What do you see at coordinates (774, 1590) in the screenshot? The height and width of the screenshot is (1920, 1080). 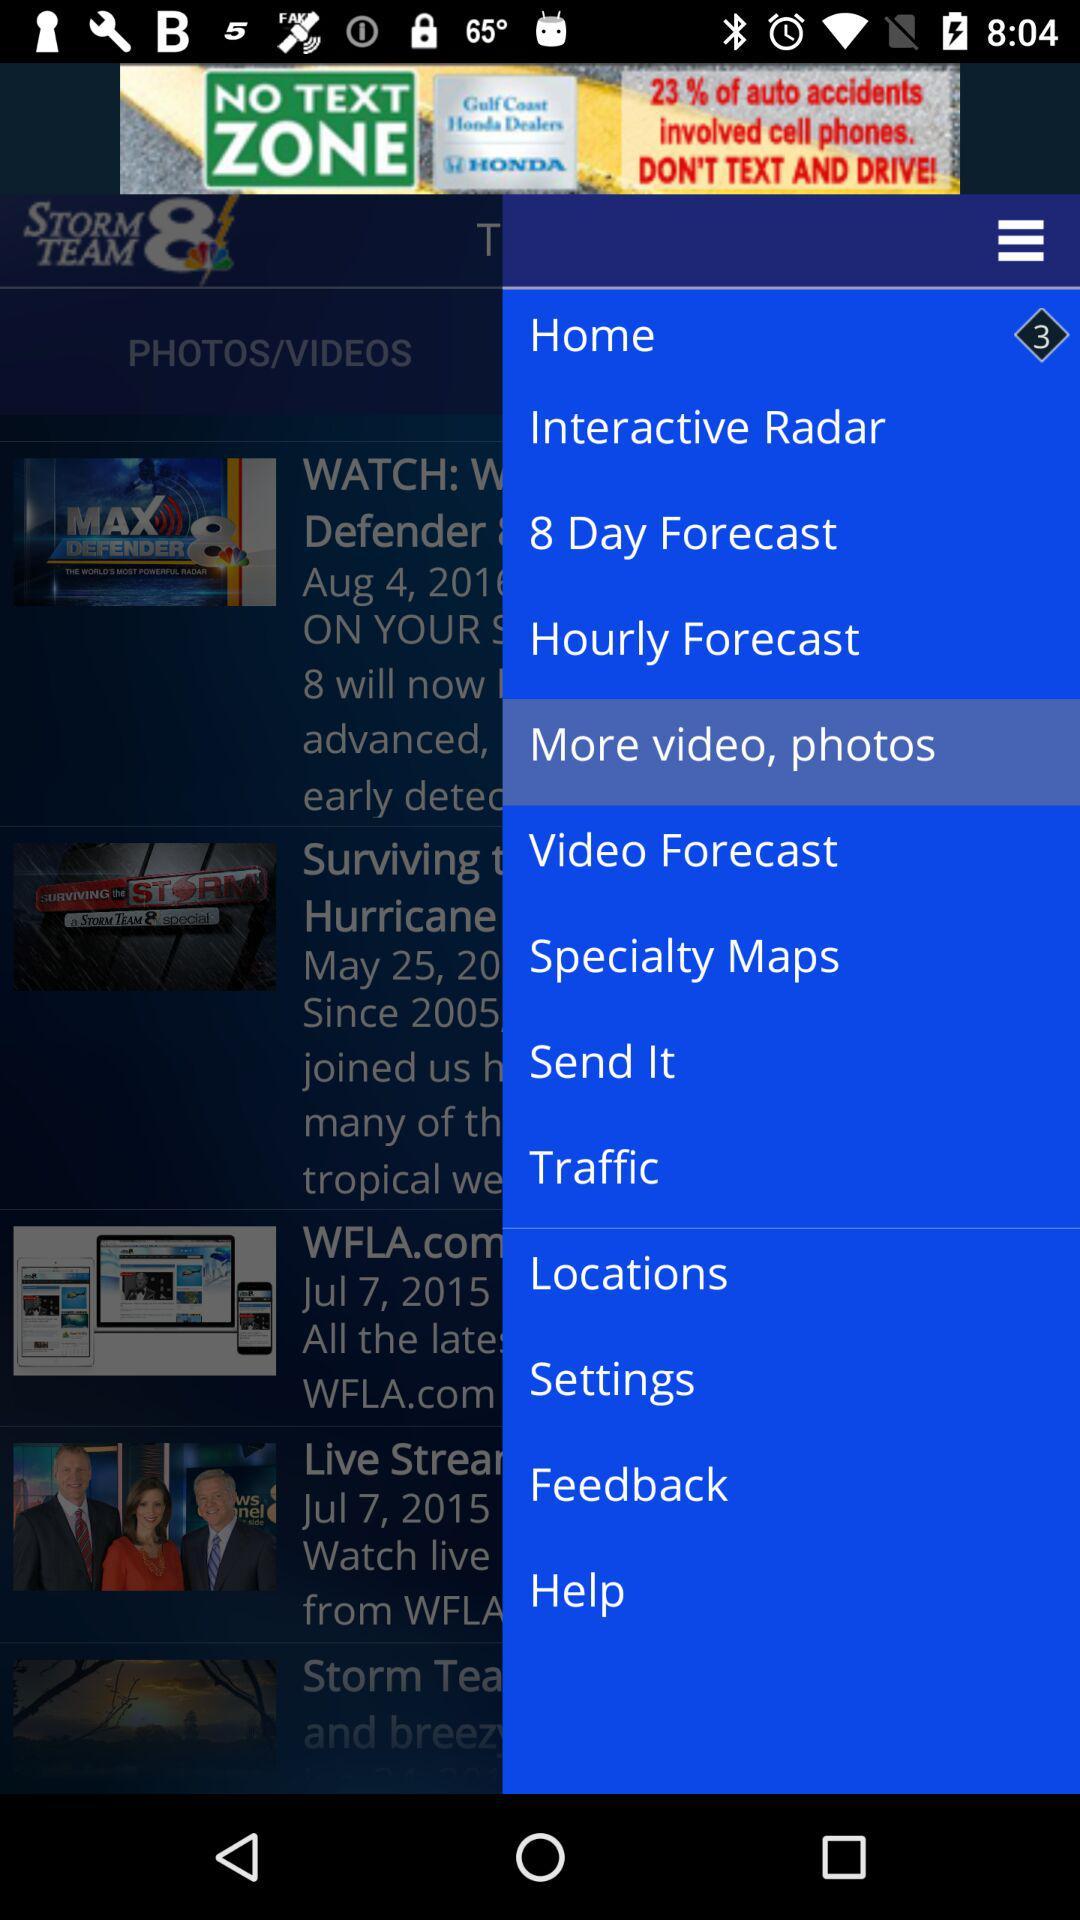 I see `the help item` at bounding box center [774, 1590].